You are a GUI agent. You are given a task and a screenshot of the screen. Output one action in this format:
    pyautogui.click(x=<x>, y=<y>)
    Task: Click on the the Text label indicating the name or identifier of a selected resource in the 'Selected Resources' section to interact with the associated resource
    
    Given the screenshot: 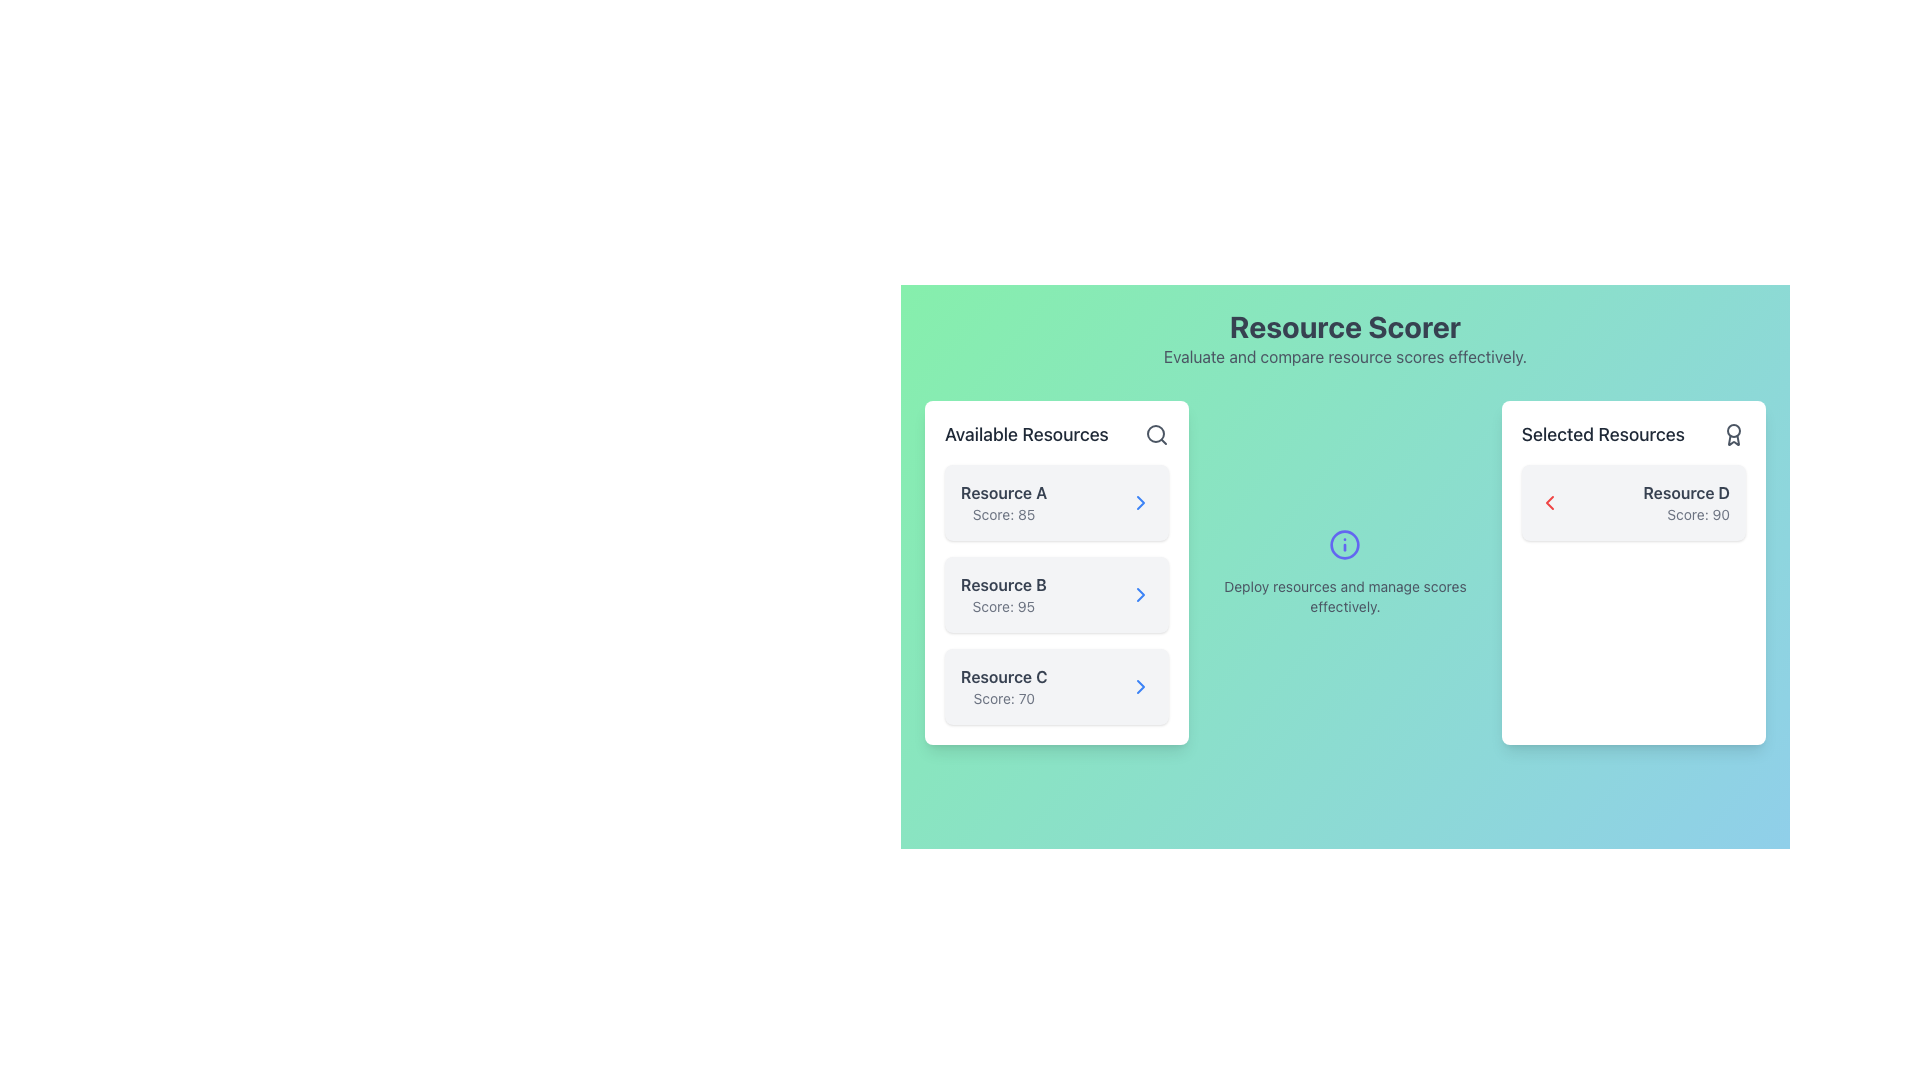 What is the action you would take?
    pyautogui.click(x=1685, y=493)
    